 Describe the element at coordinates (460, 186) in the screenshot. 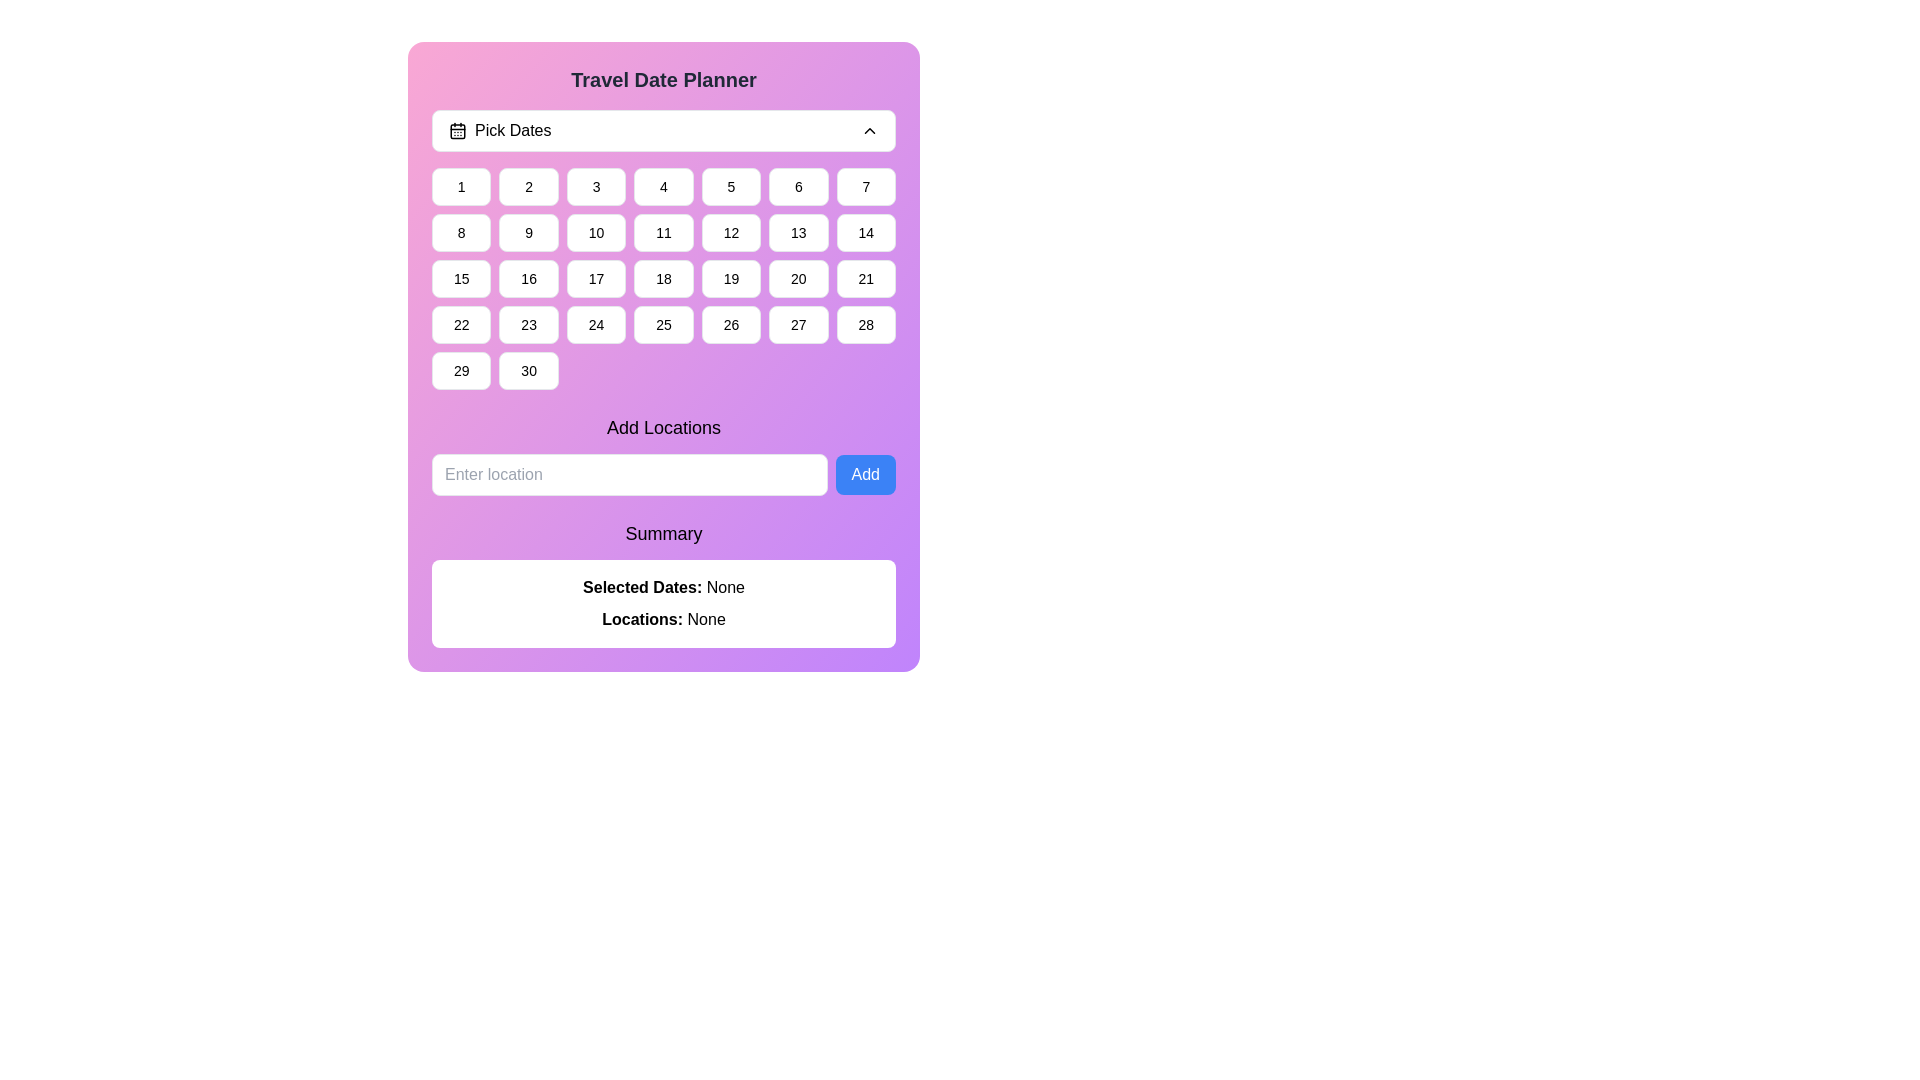

I see `the day '1' button in the date selection grid to activate the hover effect` at that location.